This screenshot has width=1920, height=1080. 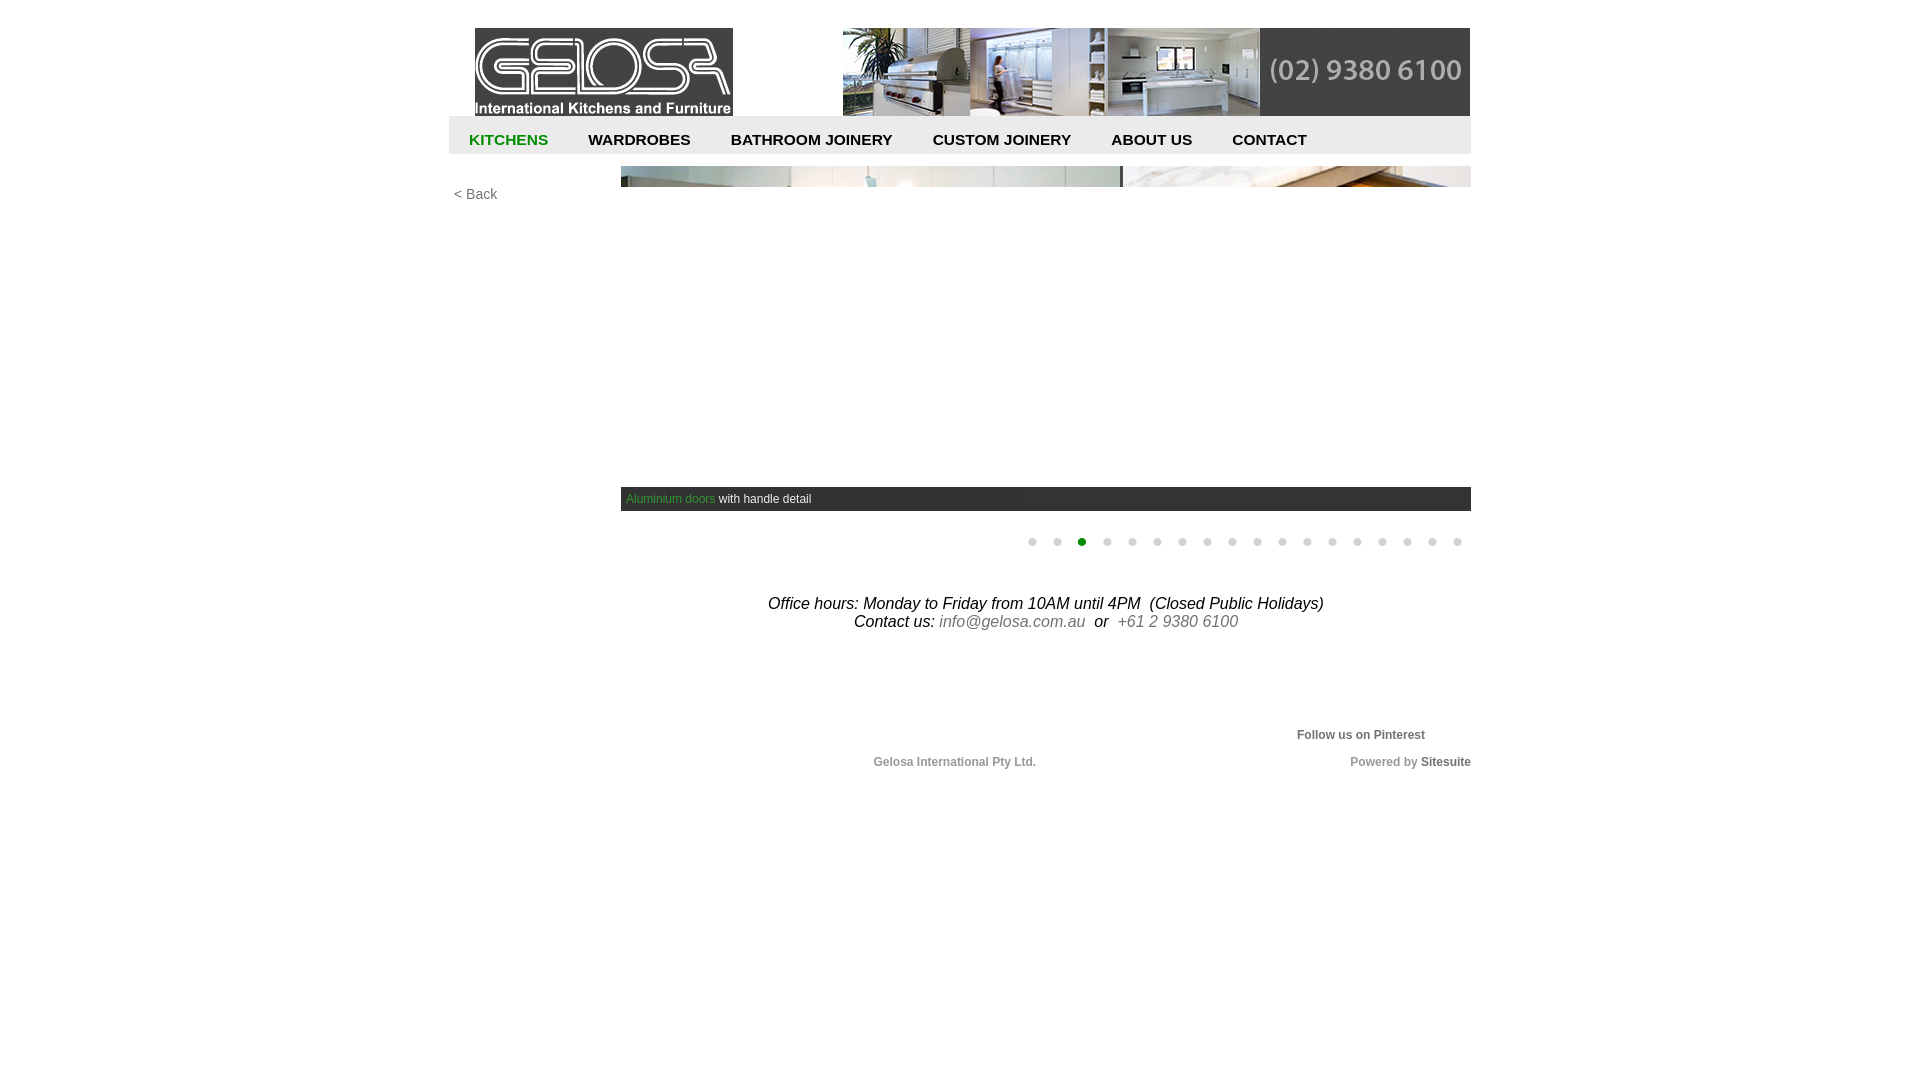 What do you see at coordinates (1357, 542) in the screenshot?
I see `'14'` at bounding box center [1357, 542].